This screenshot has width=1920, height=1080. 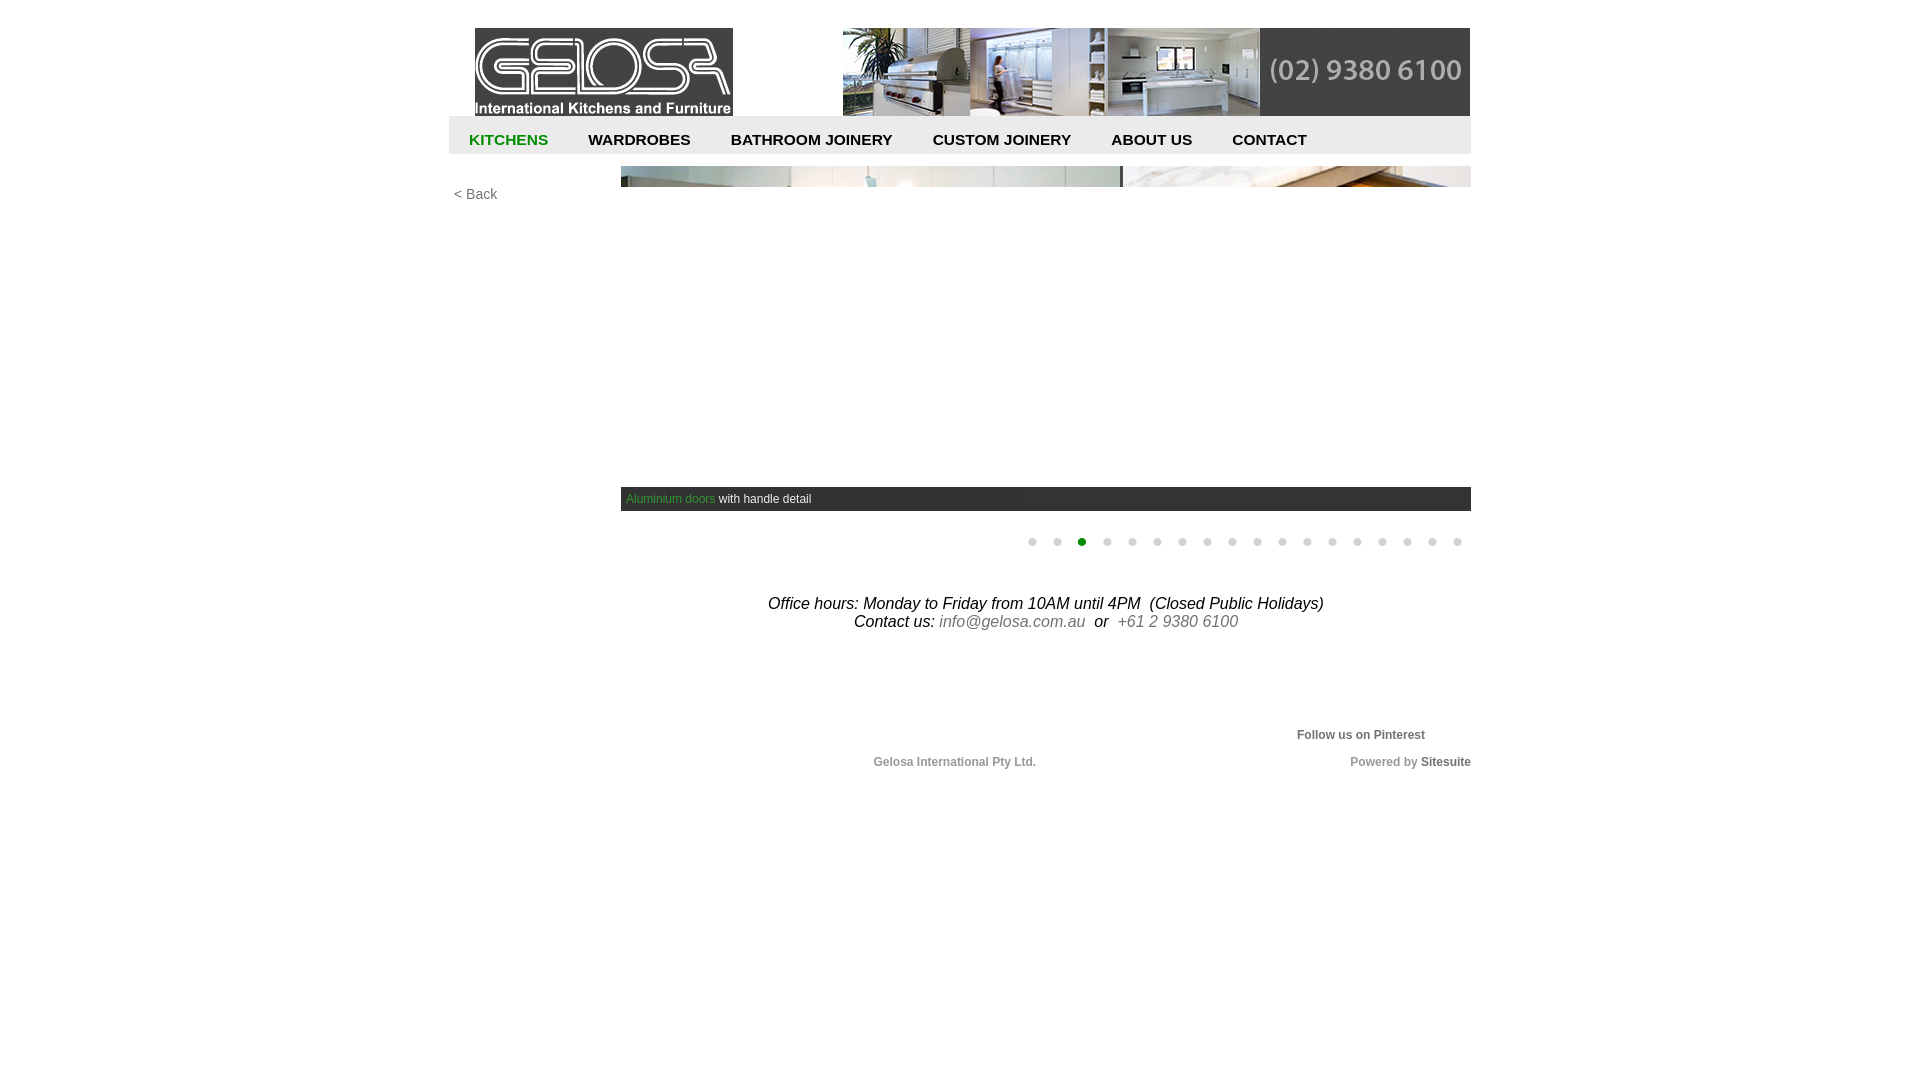 What do you see at coordinates (1357, 542) in the screenshot?
I see `'14'` at bounding box center [1357, 542].